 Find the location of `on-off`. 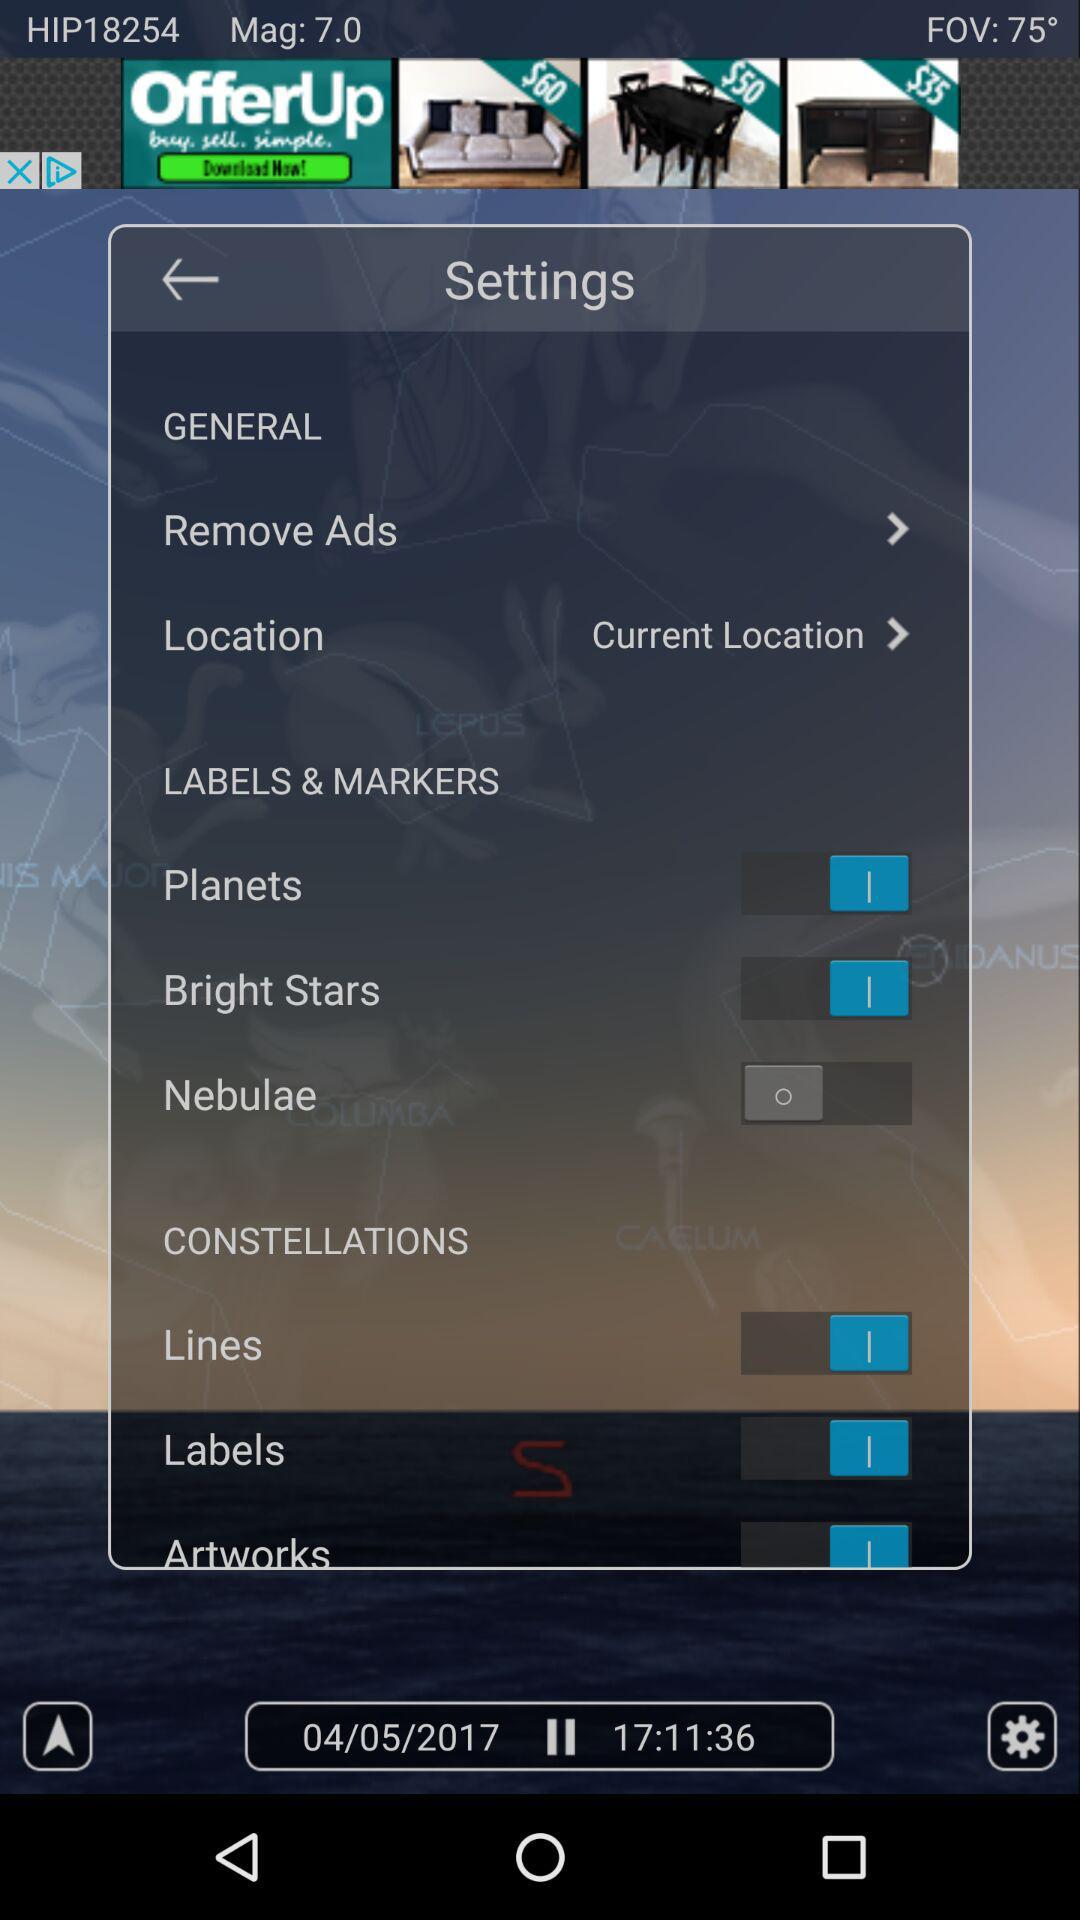

on-off is located at coordinates (852, 988).